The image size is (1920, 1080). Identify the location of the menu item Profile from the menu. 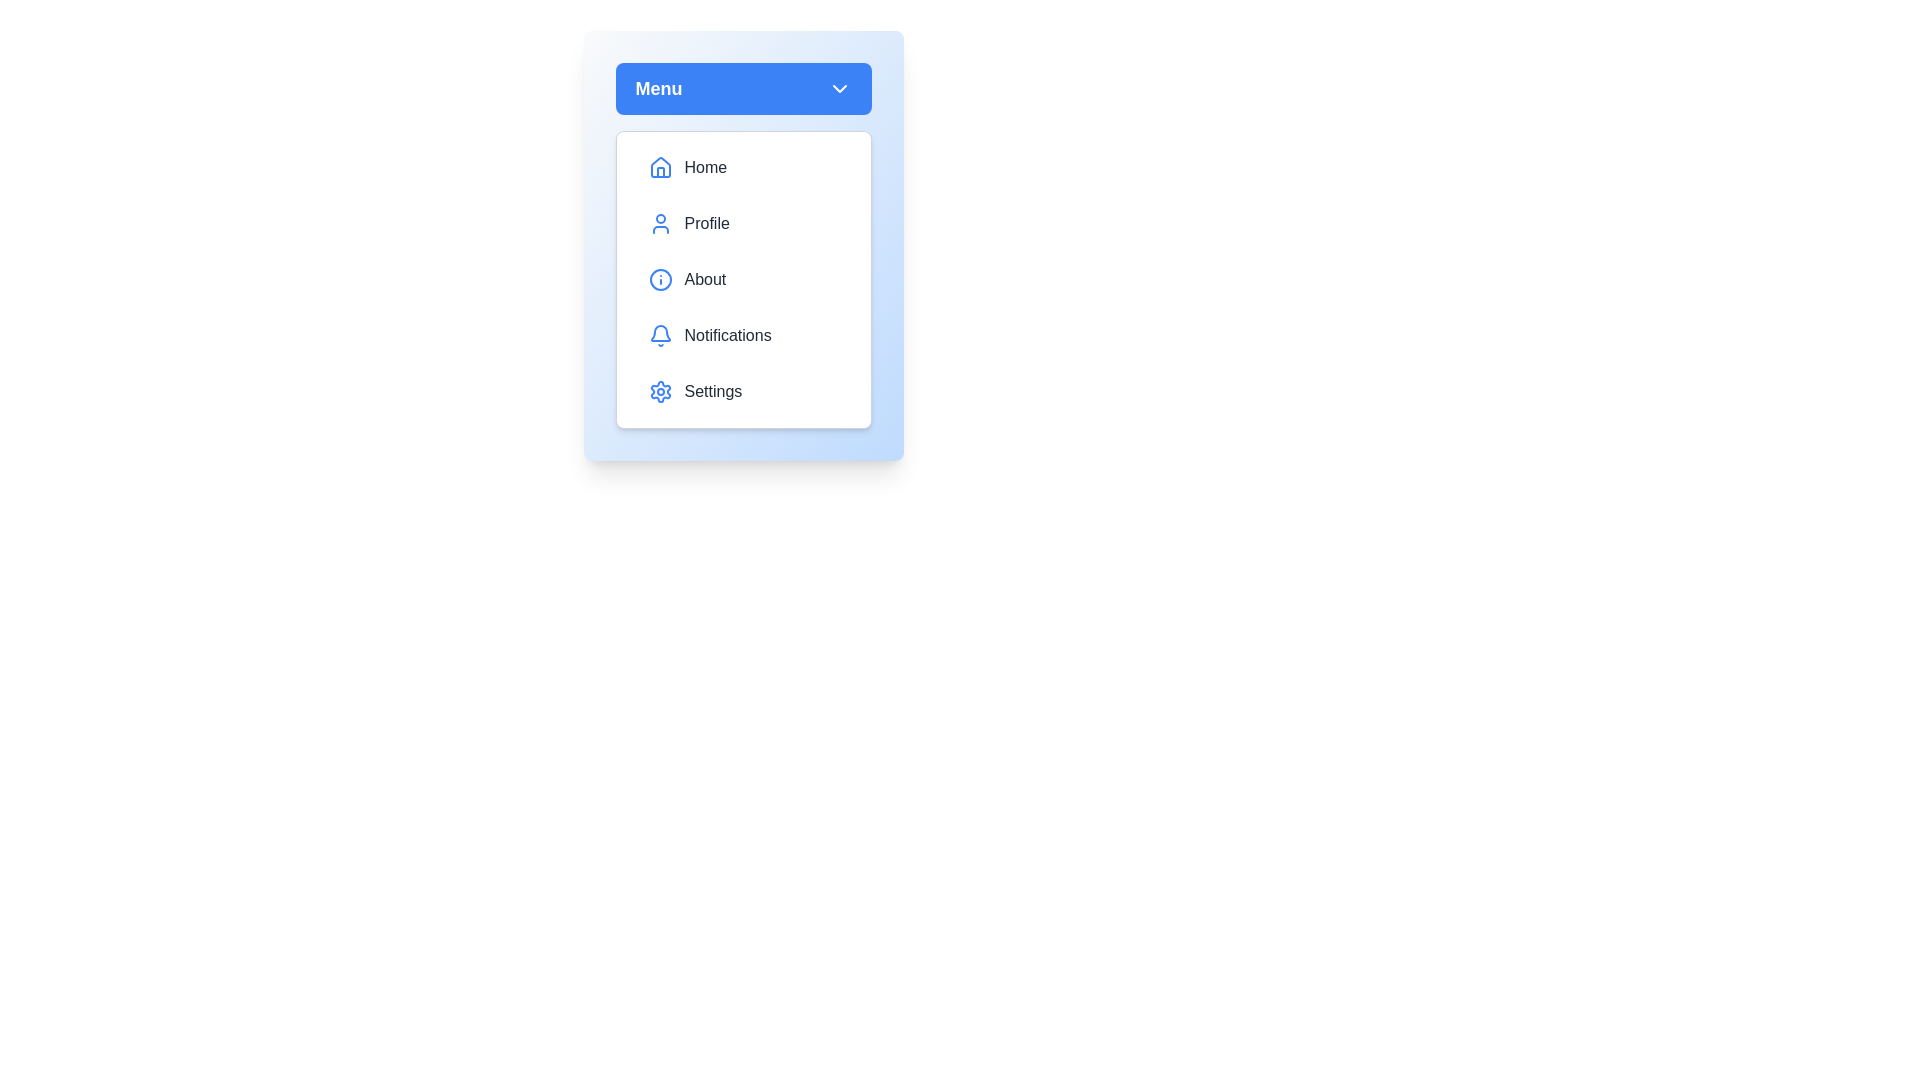
(742, 223).